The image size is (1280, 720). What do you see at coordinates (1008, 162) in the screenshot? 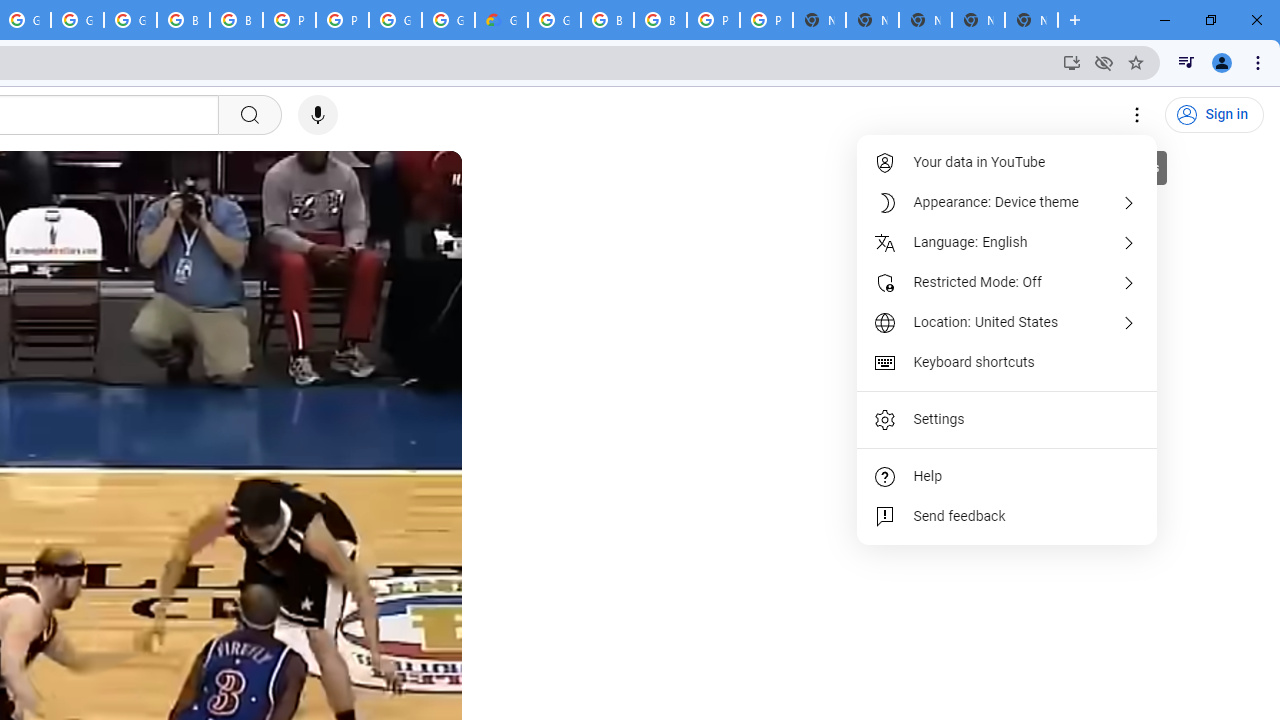
I see `'Your data in YouTube'` at bounding box center [1008, 162].